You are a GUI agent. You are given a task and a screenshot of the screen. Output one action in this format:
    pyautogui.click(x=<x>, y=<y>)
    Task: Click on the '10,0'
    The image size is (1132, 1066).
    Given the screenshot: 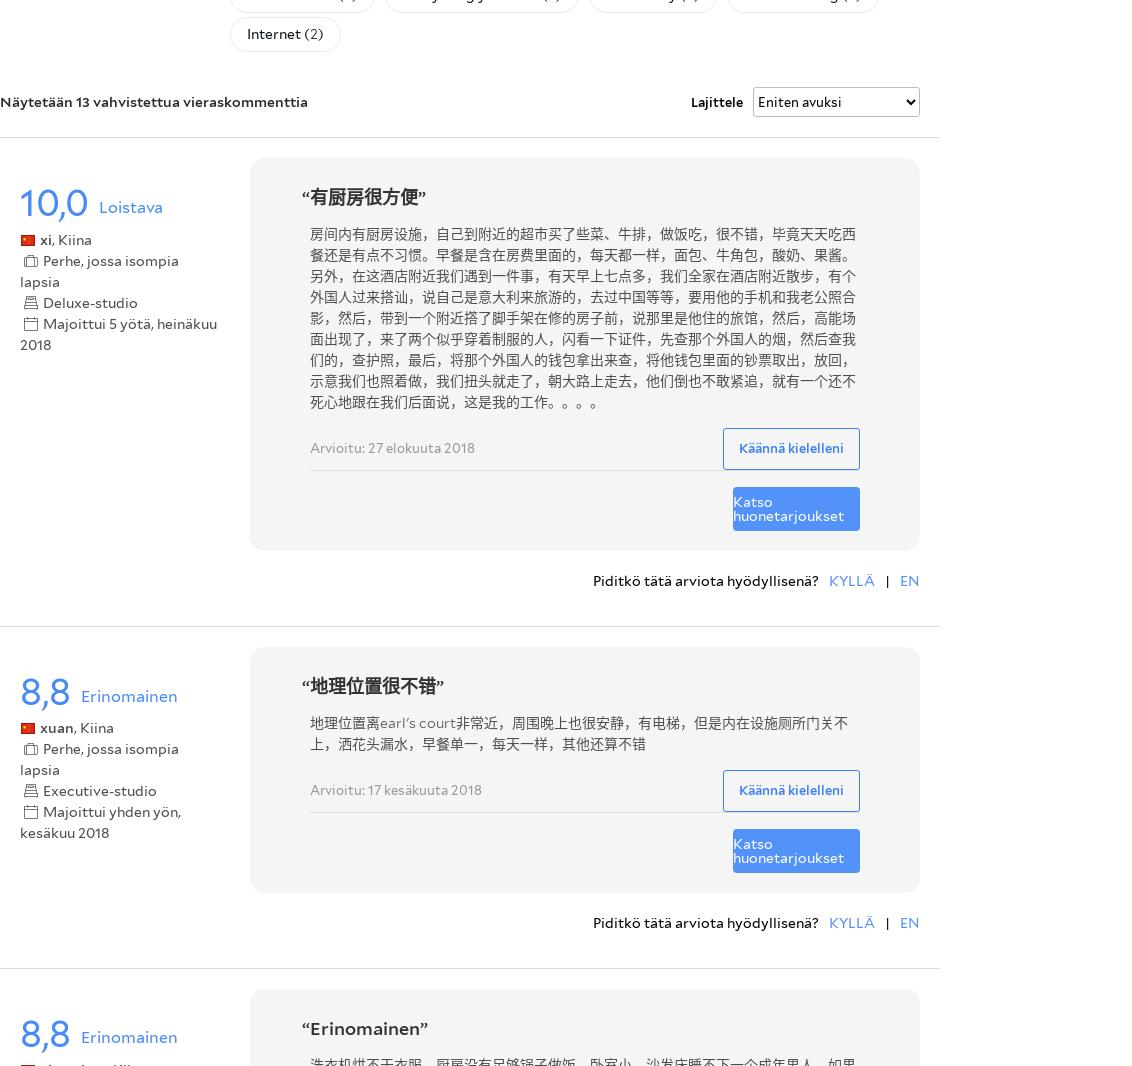 What is the action you would take?
    pyautogui.click(x=54, y=201)
    